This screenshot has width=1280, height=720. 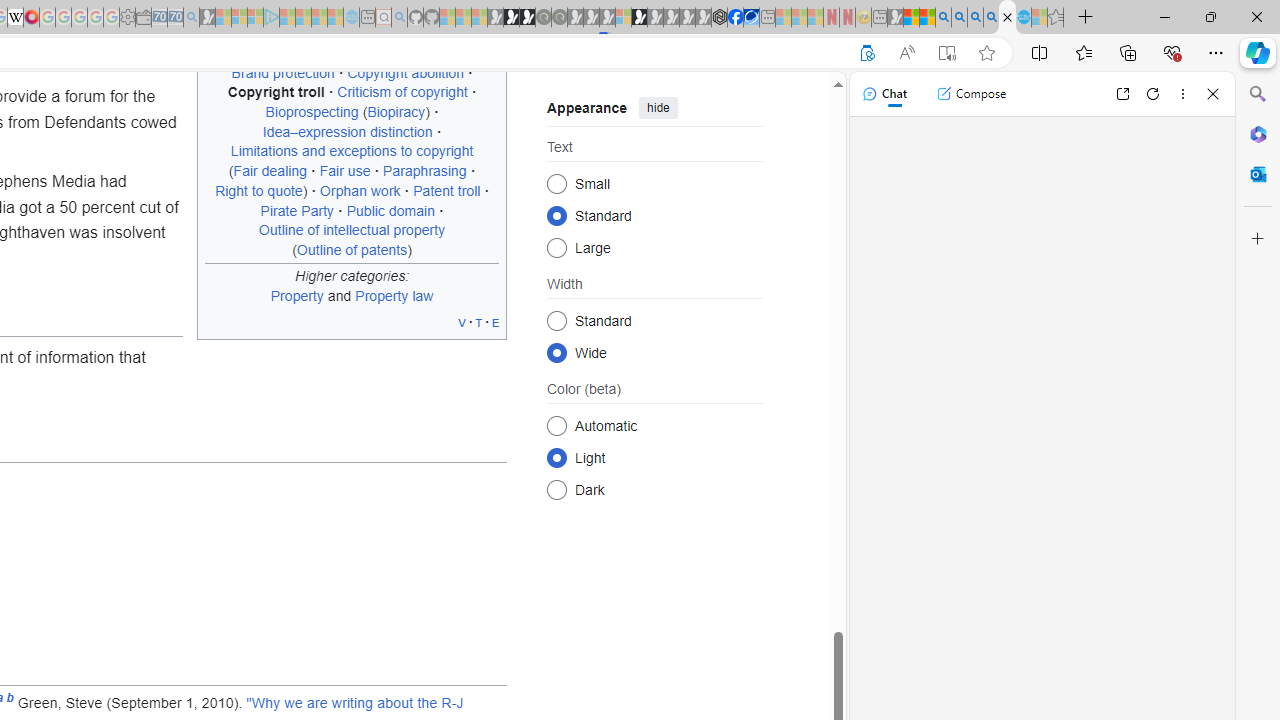 I want to click on 'Brand protection', so click(x=281, y=71).